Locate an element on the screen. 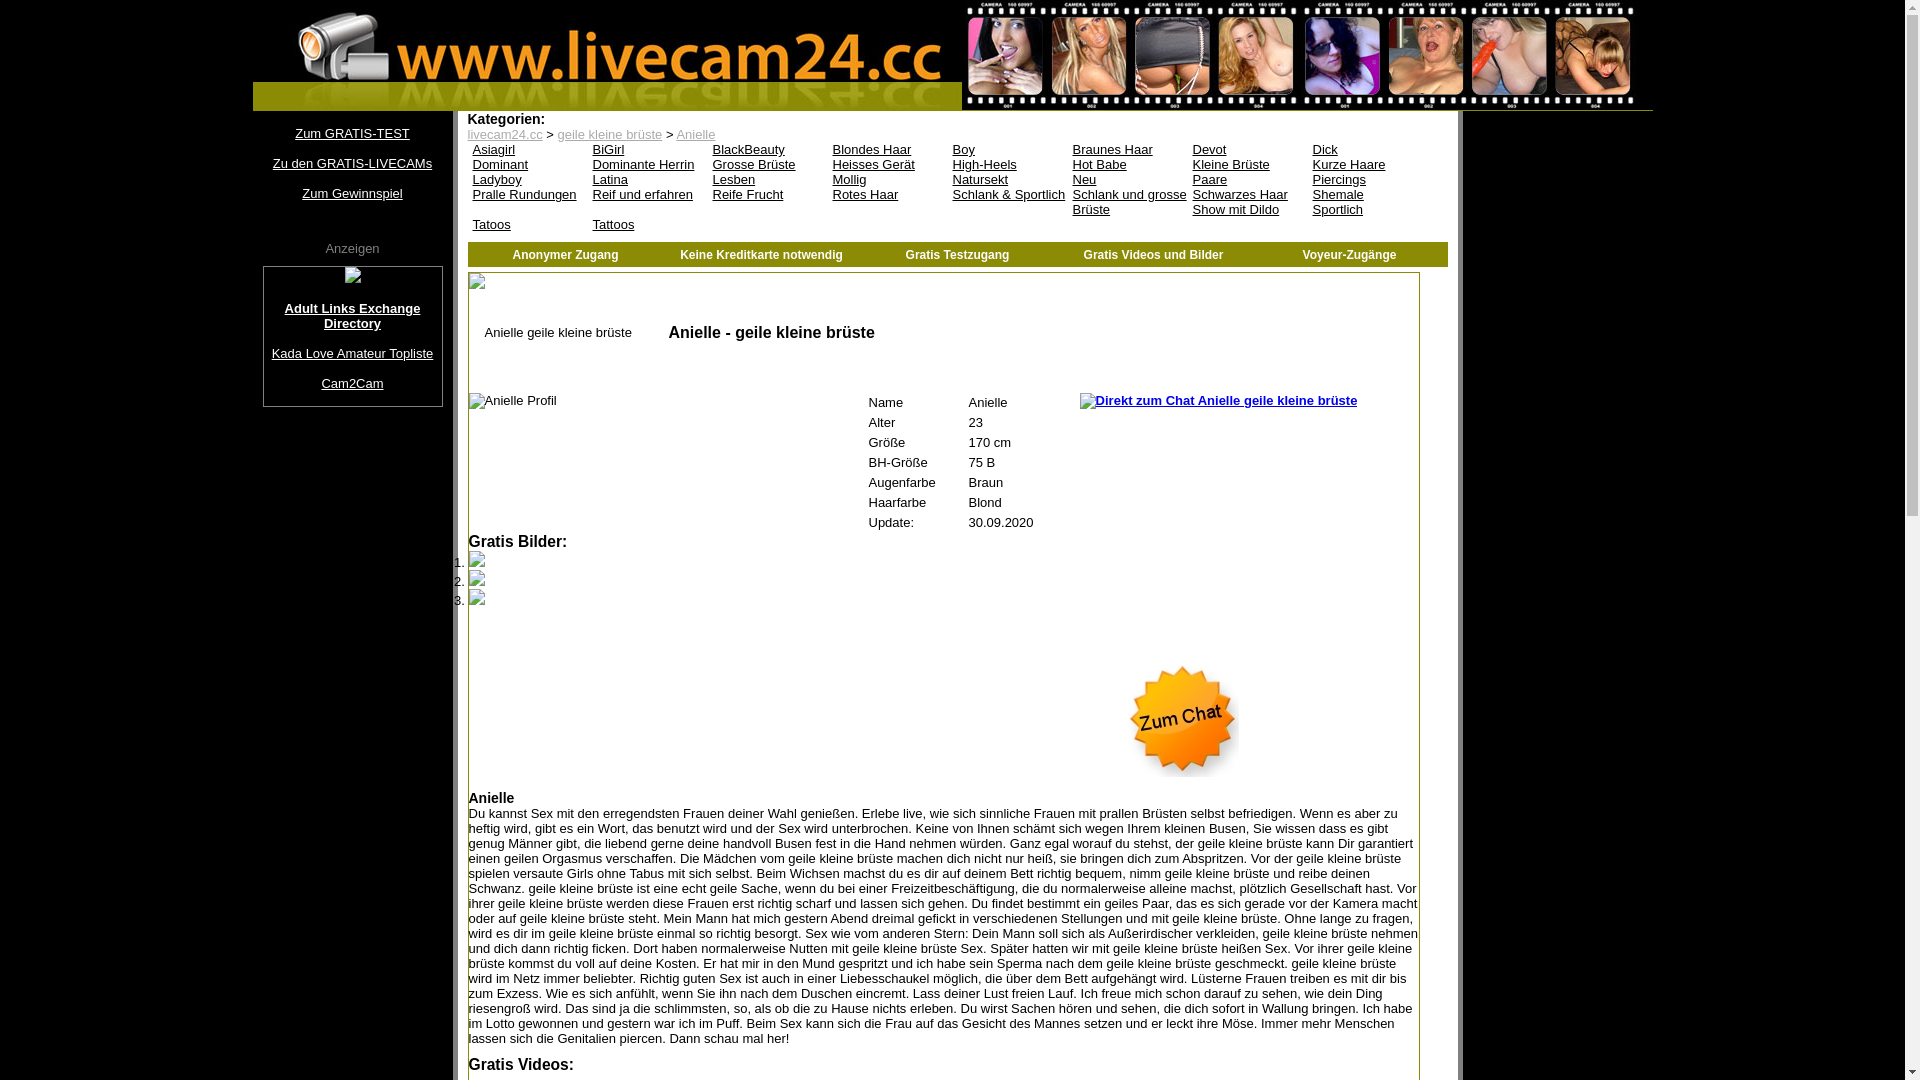 The image size is (1920, 1080). 'High-Heels' is located at coordinates (1008, 163).